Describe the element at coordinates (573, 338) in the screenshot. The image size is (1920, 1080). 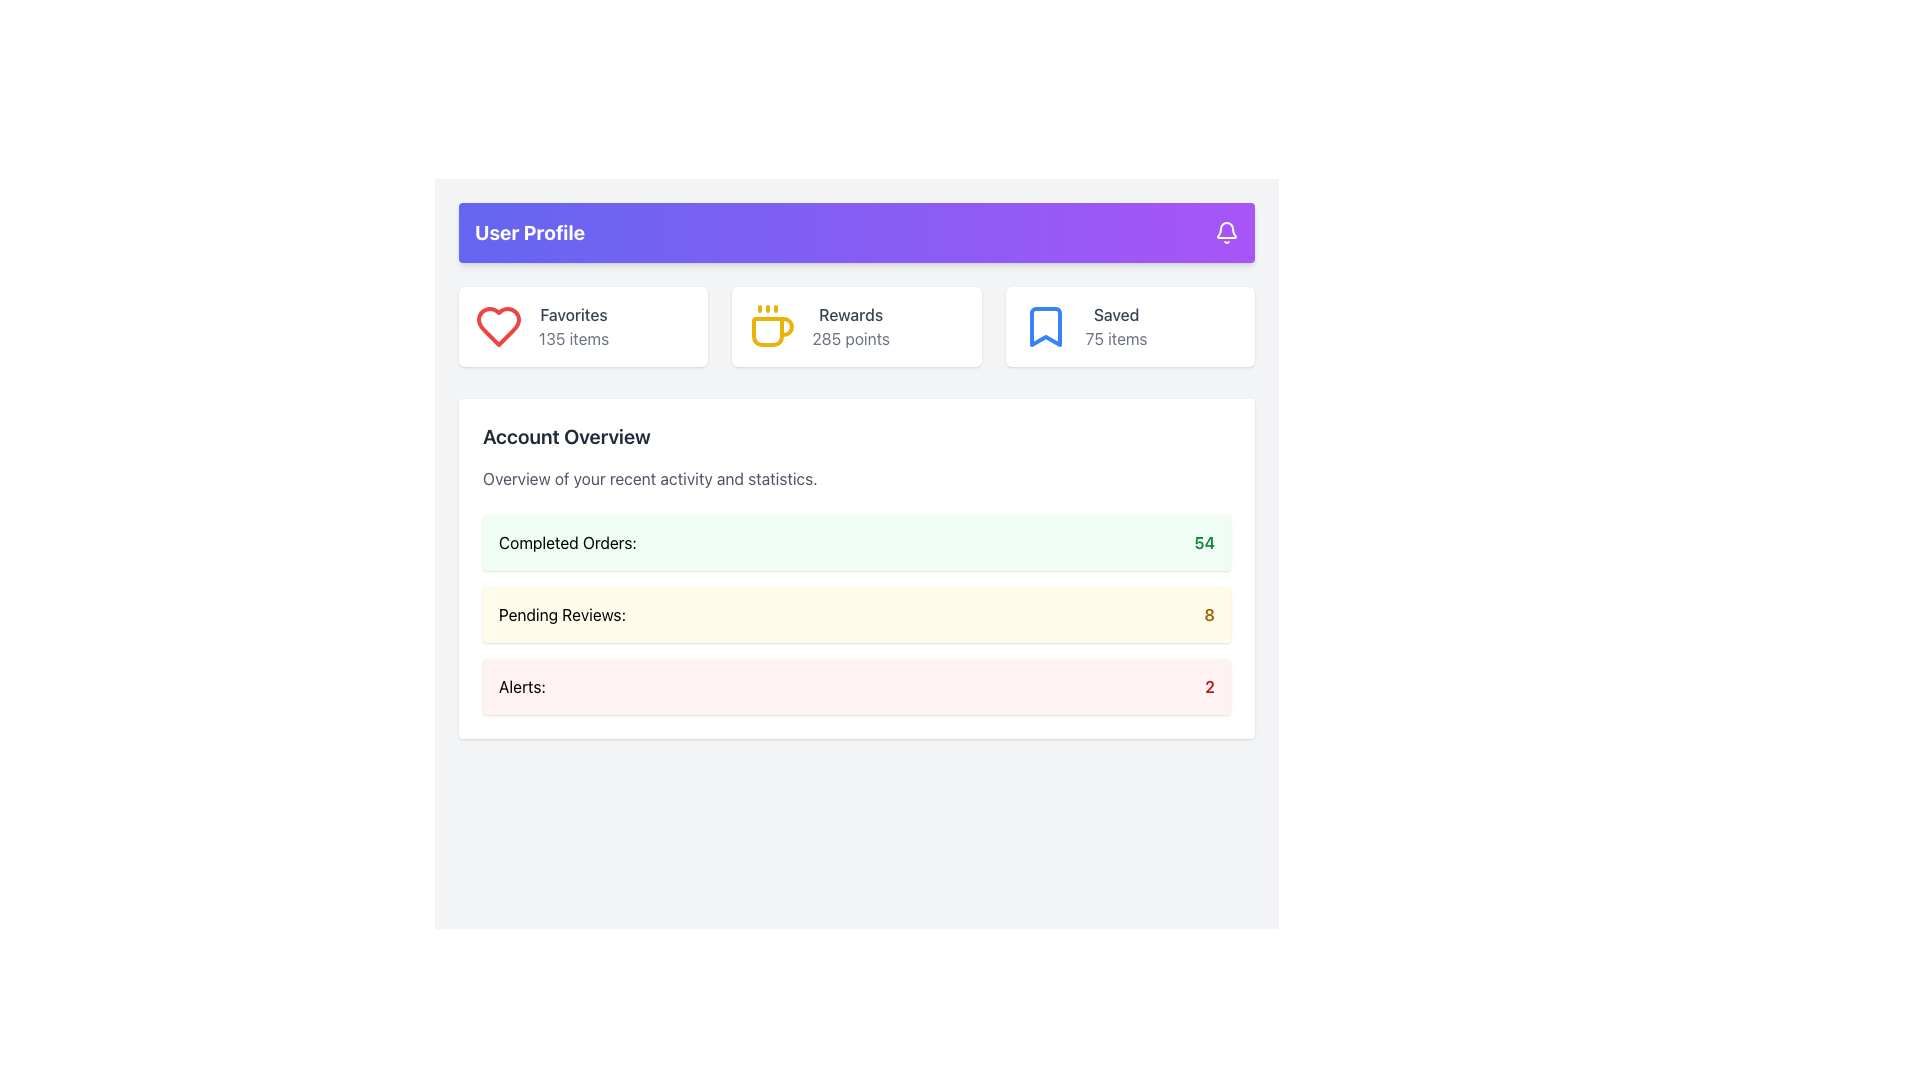
I see `the label that provides additional information about the number of items under the 'Favorites' category, located underneath the 'Favorites' text in the leftmost card of a horizontal row, below the 'User Profile' header` at that location.